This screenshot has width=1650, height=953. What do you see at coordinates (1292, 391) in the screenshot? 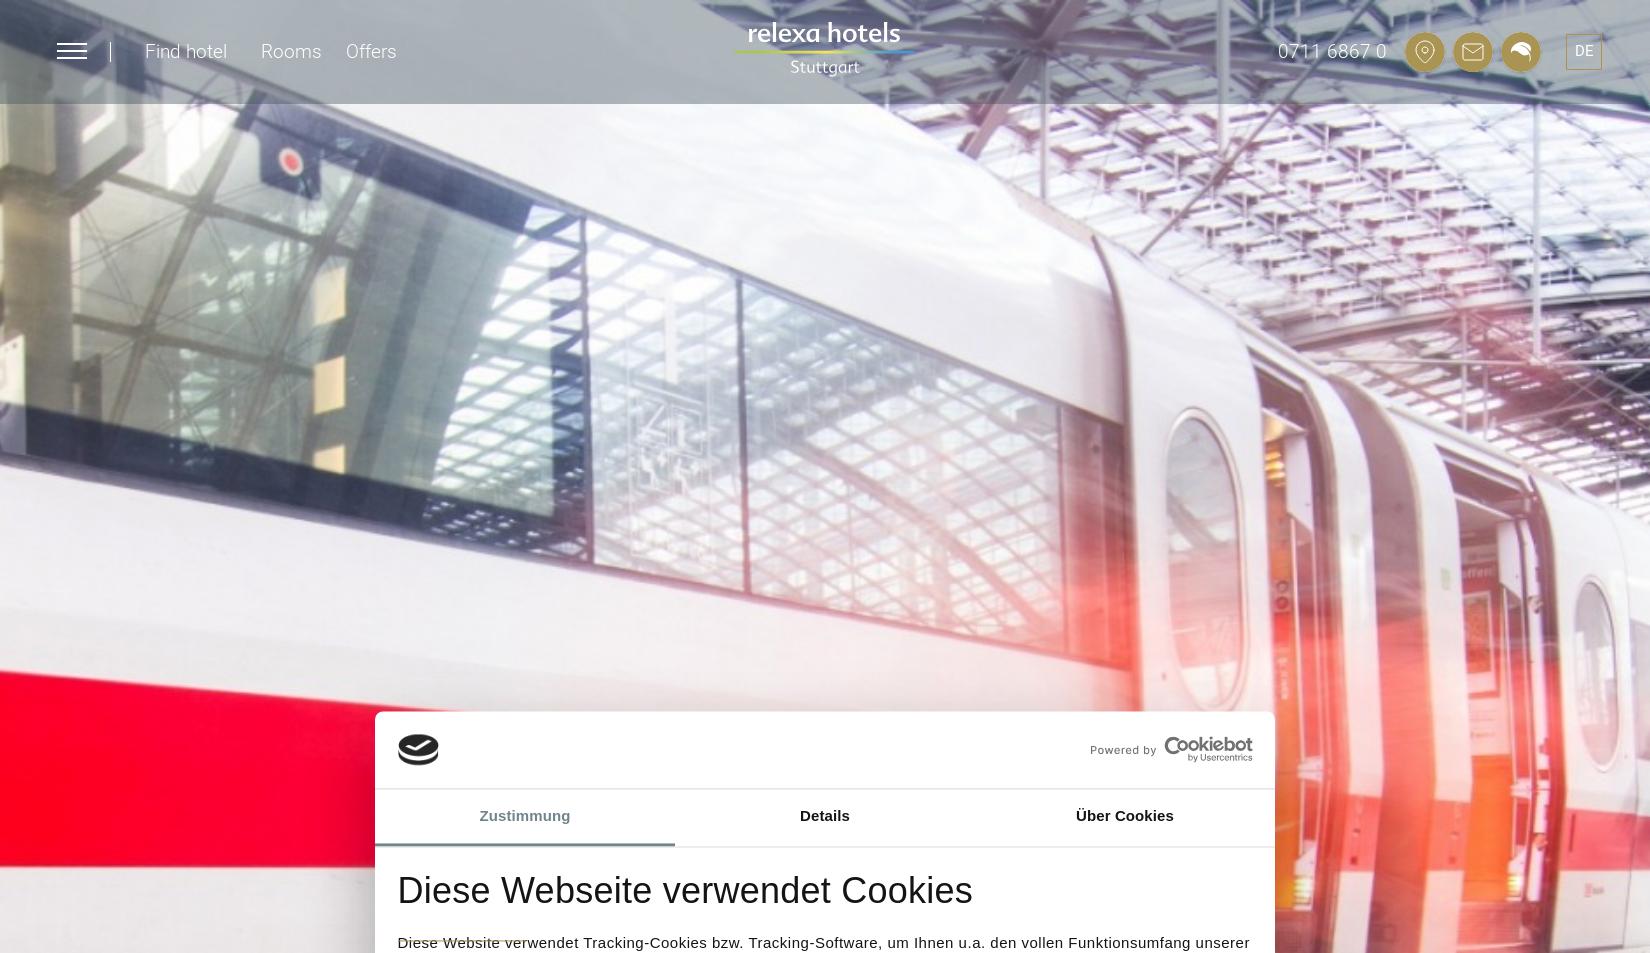
I see `'Certified hotel'` at bounding box center [1292, 391].